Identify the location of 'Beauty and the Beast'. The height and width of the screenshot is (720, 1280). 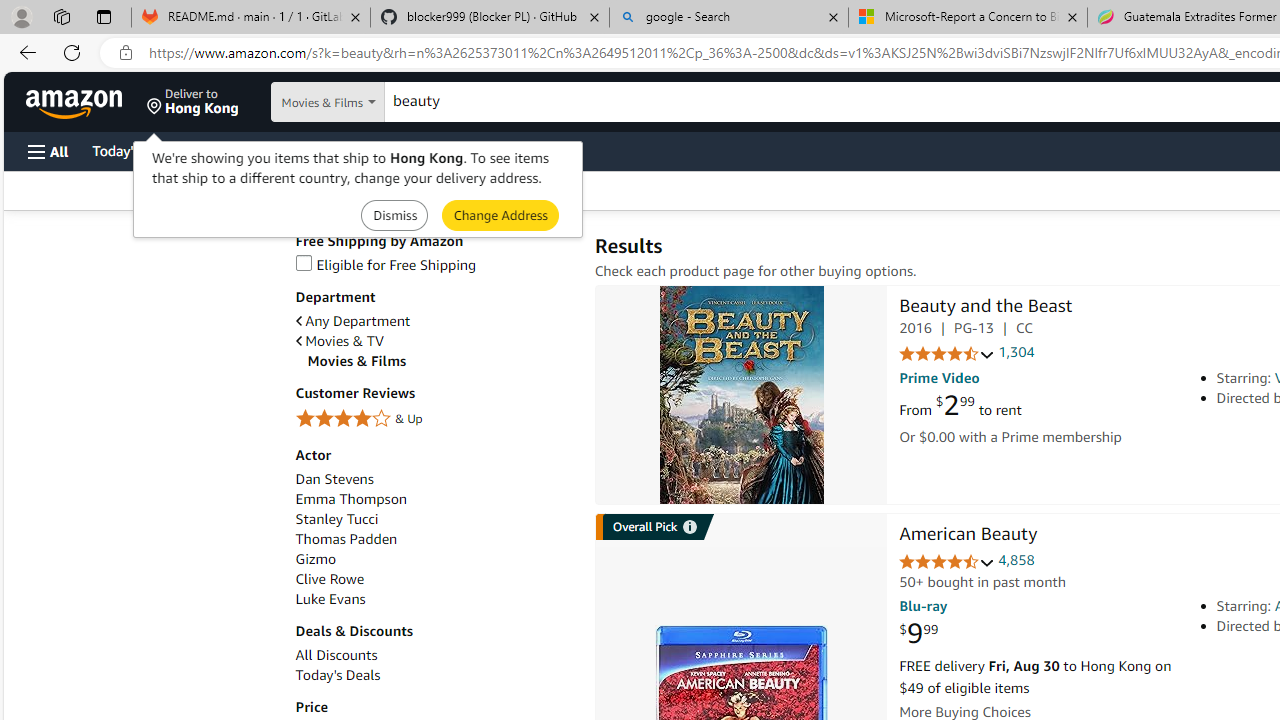
(985, 308).